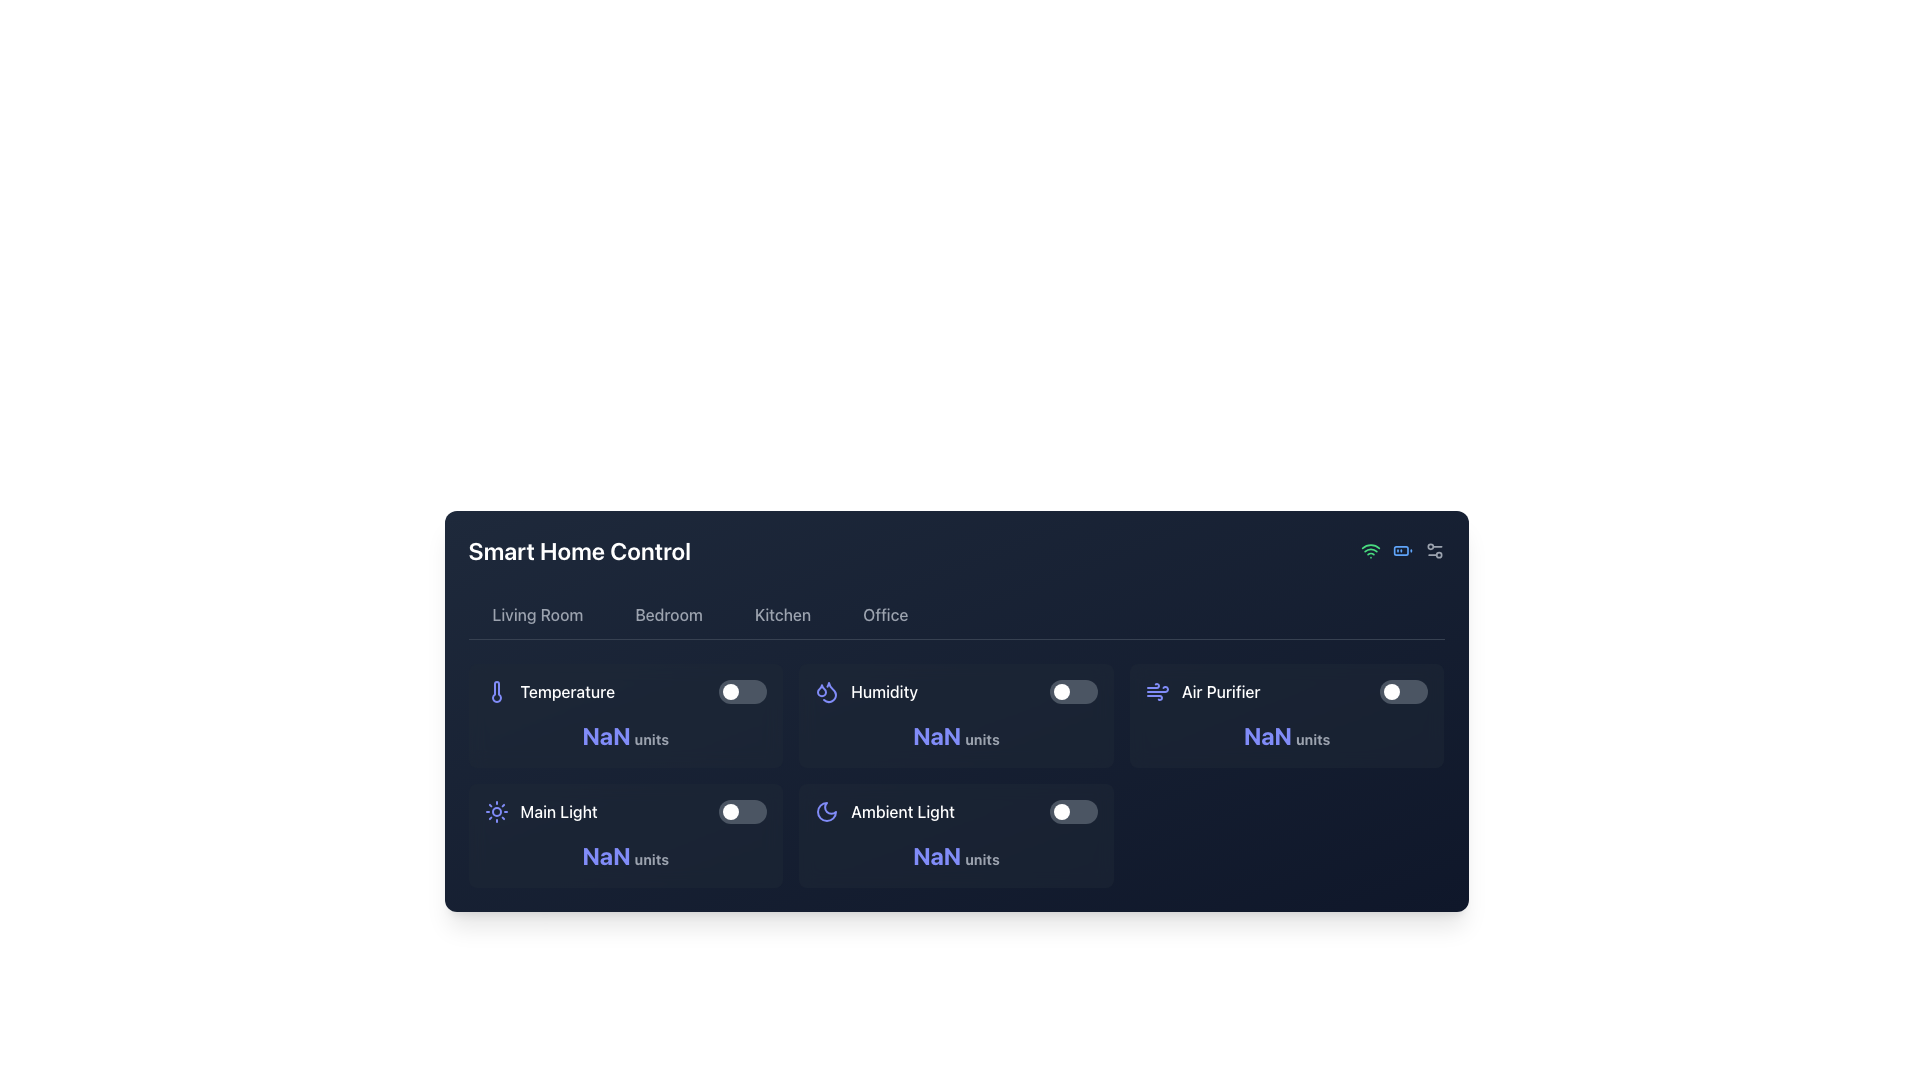  I want to click on indigo crescent moon icon located in the 'Ambient Light' section of the Smart Home Control interface, so click(827, 812).